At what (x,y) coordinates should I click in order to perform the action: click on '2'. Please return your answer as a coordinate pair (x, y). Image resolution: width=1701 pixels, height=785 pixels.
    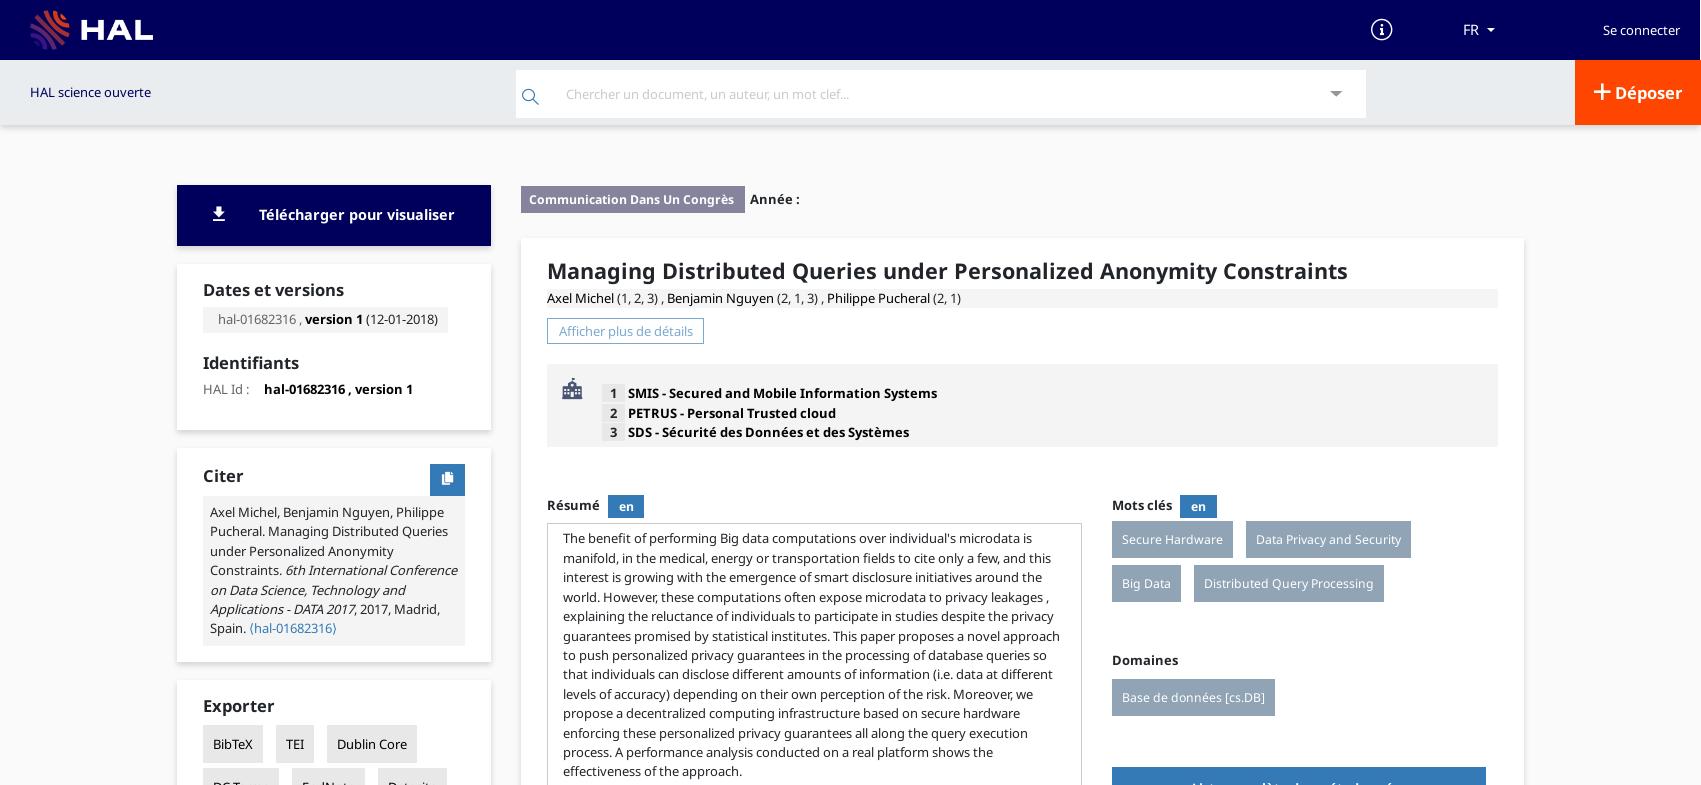
    Looking at the image, I should click on (611, 411).